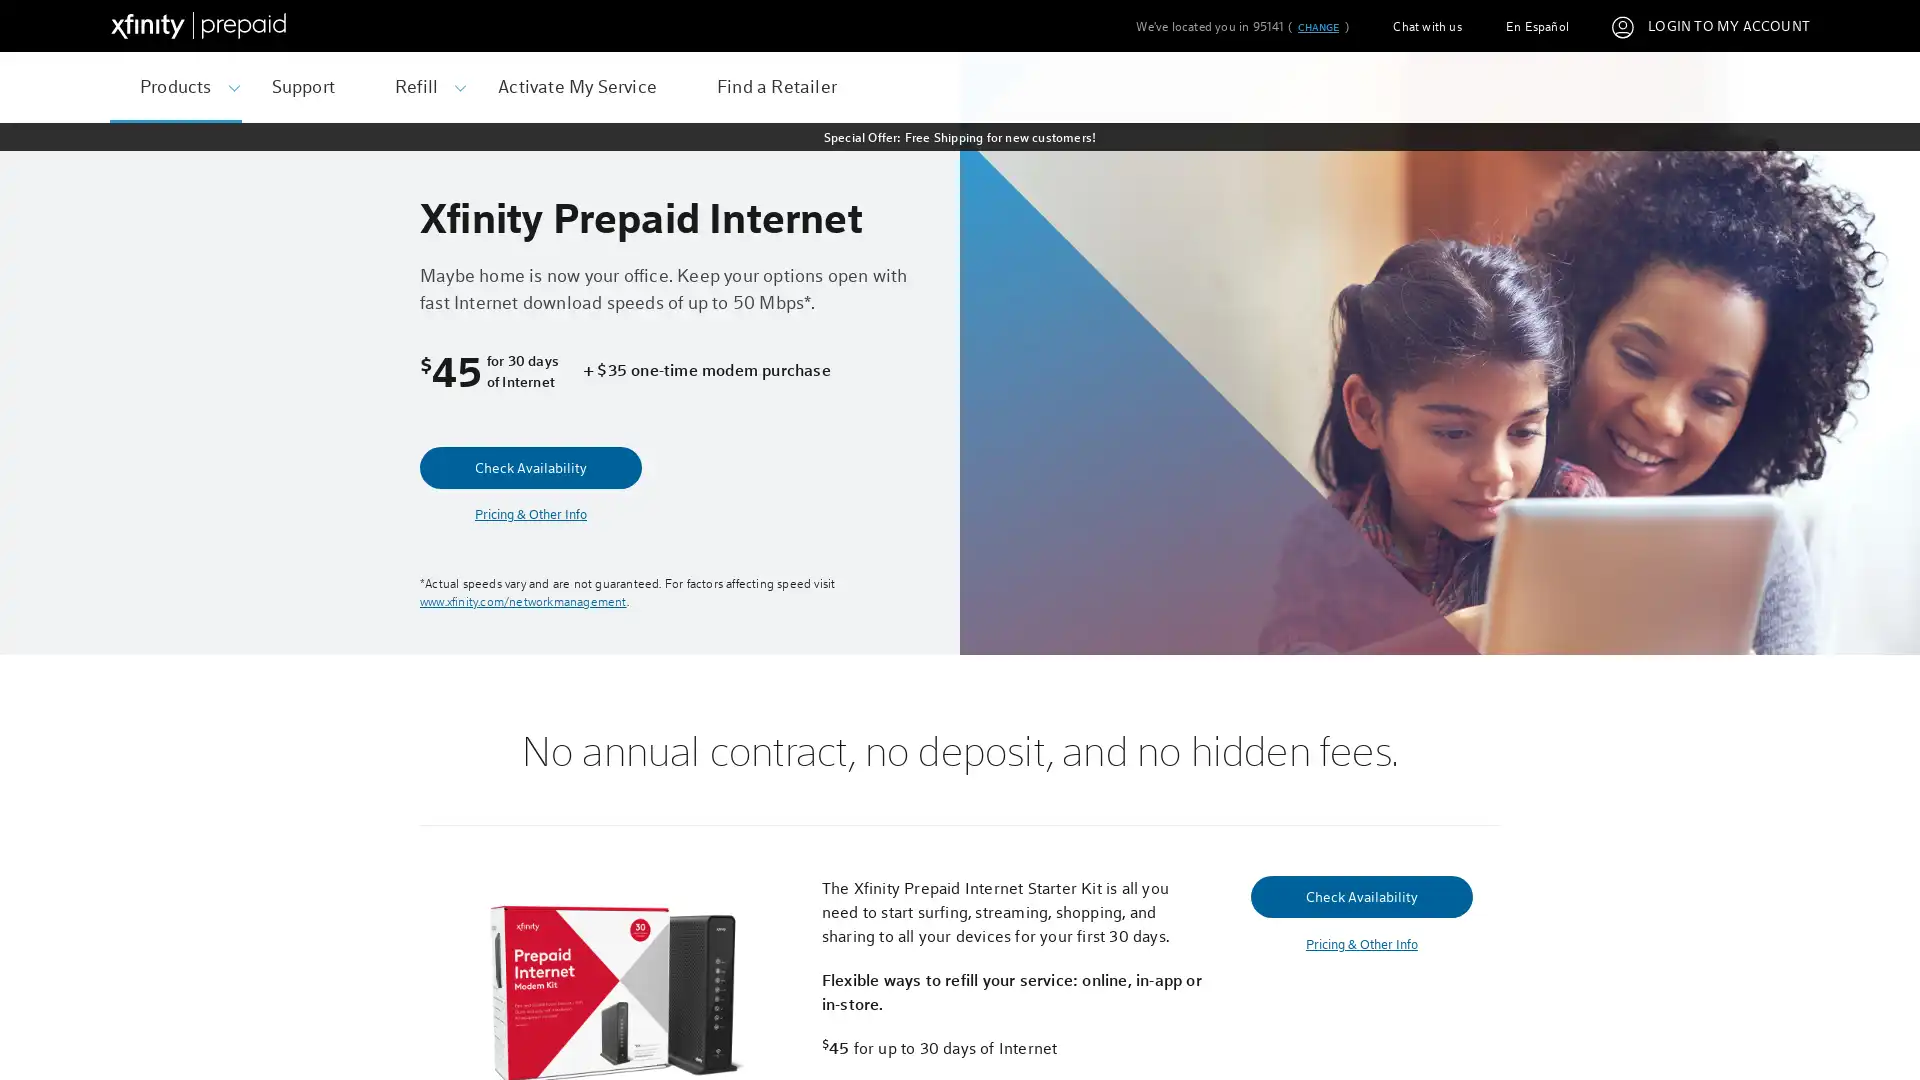 The height and width of the screenshot is (1080, 1920). What do you see at coordinates (1317, 27) in the screenshot?
I see `CHANGE` at bounding box center [1317, 27].